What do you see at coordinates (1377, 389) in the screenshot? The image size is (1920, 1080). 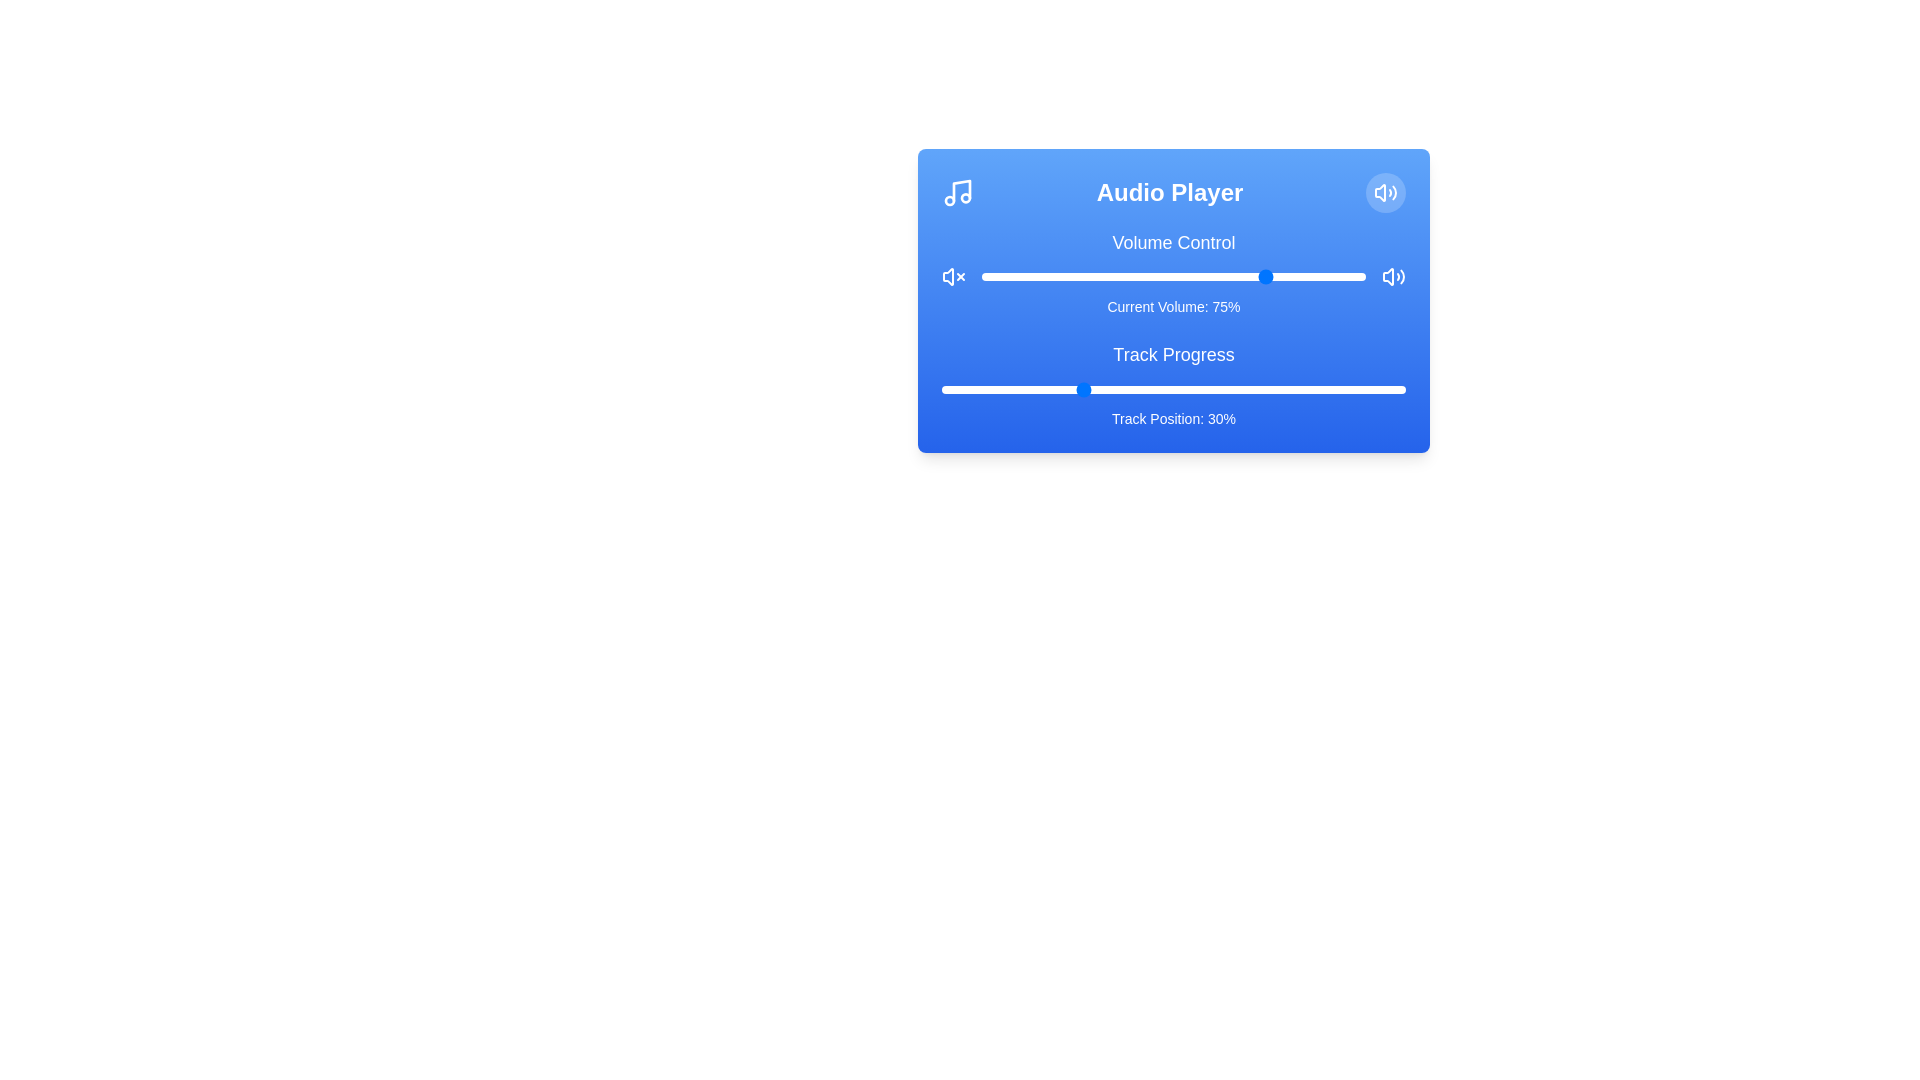 I see `track position` at bounding box center [1377, 389].